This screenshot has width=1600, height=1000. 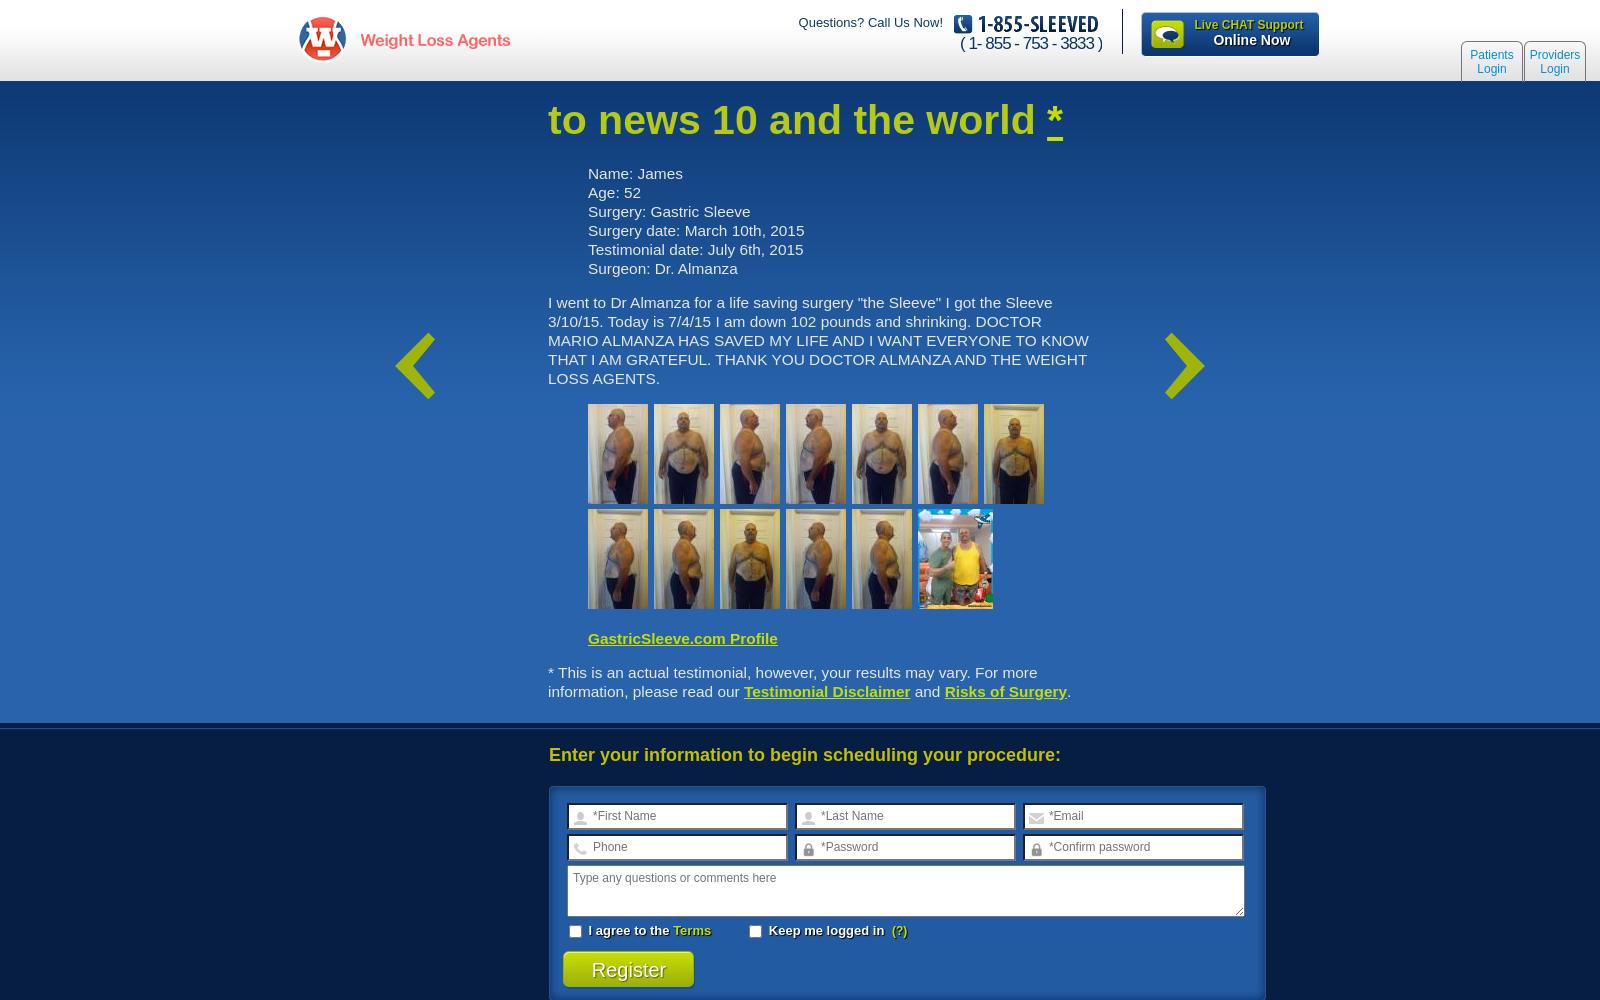 I want to click on 'Enter your information to begin scheduling your procedure:', so click(x=547, y=754).